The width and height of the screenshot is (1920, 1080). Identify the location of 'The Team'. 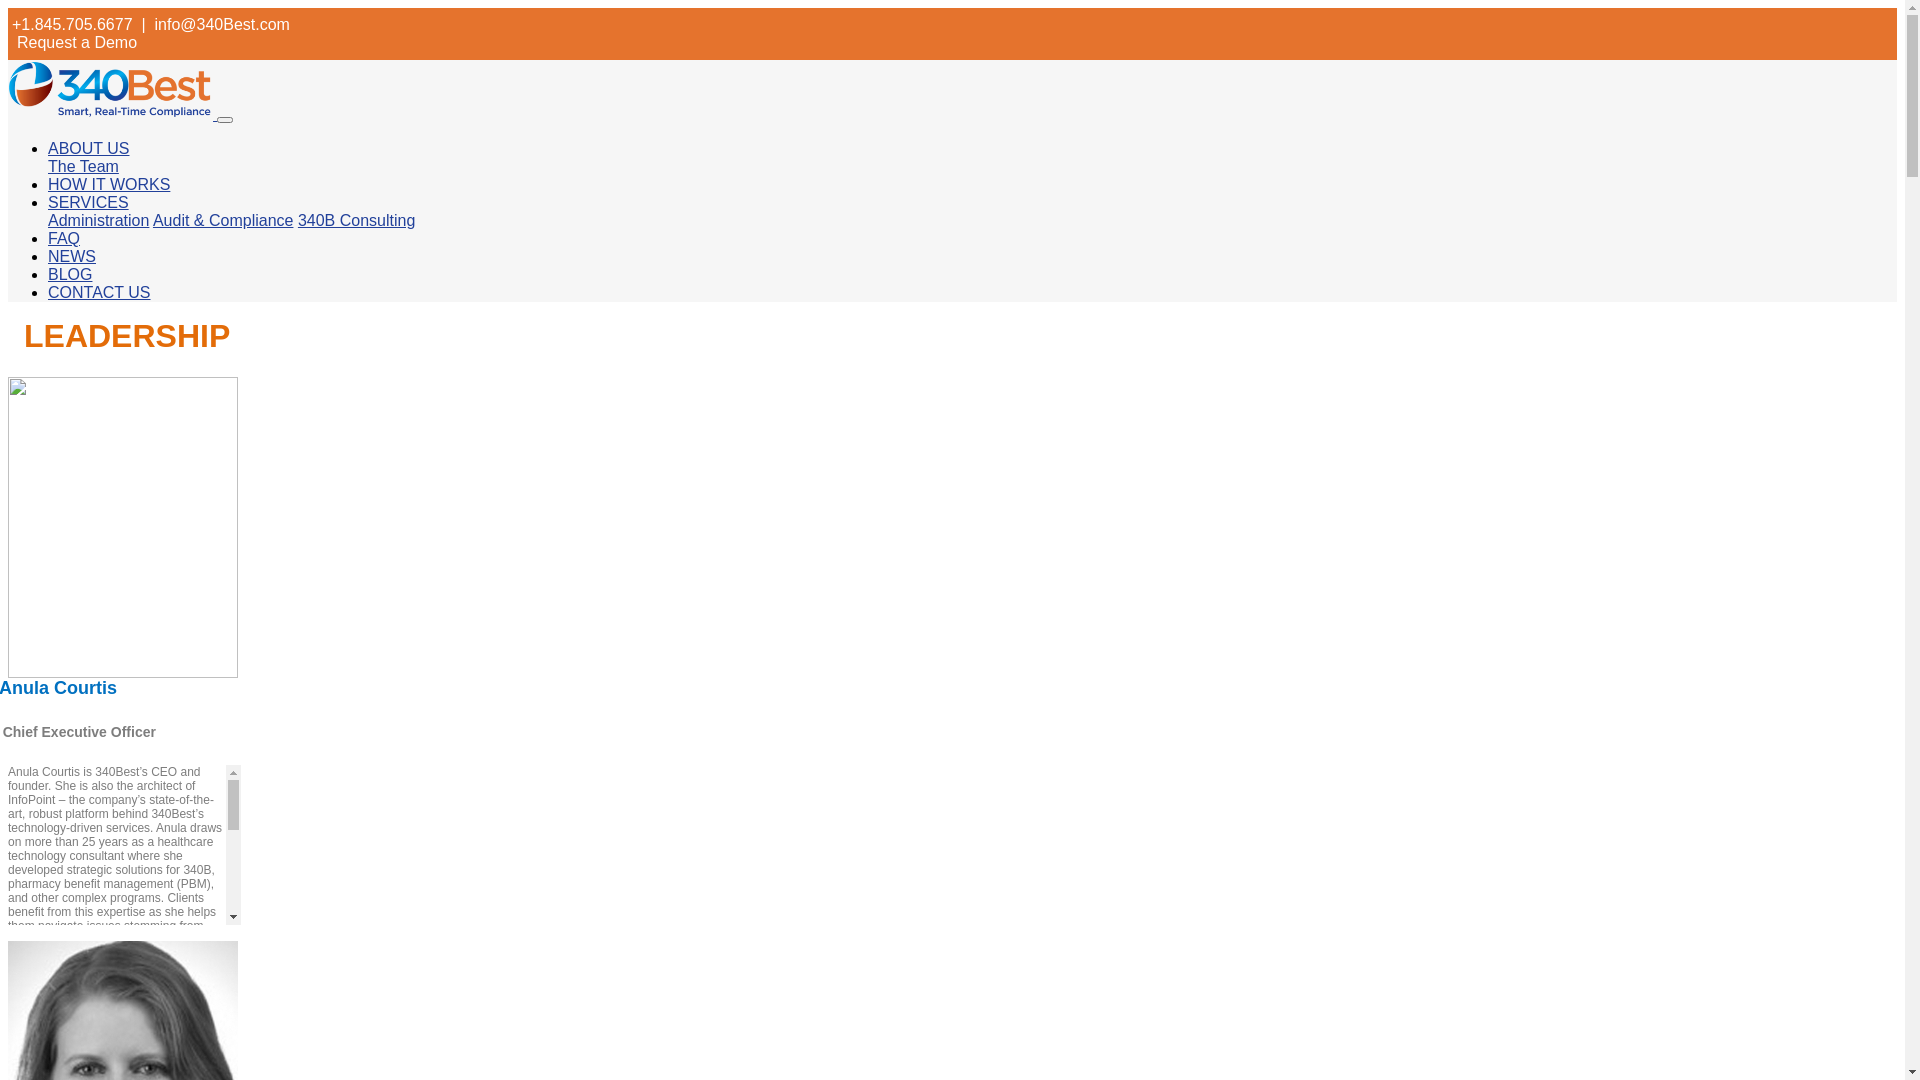
(82, 165).